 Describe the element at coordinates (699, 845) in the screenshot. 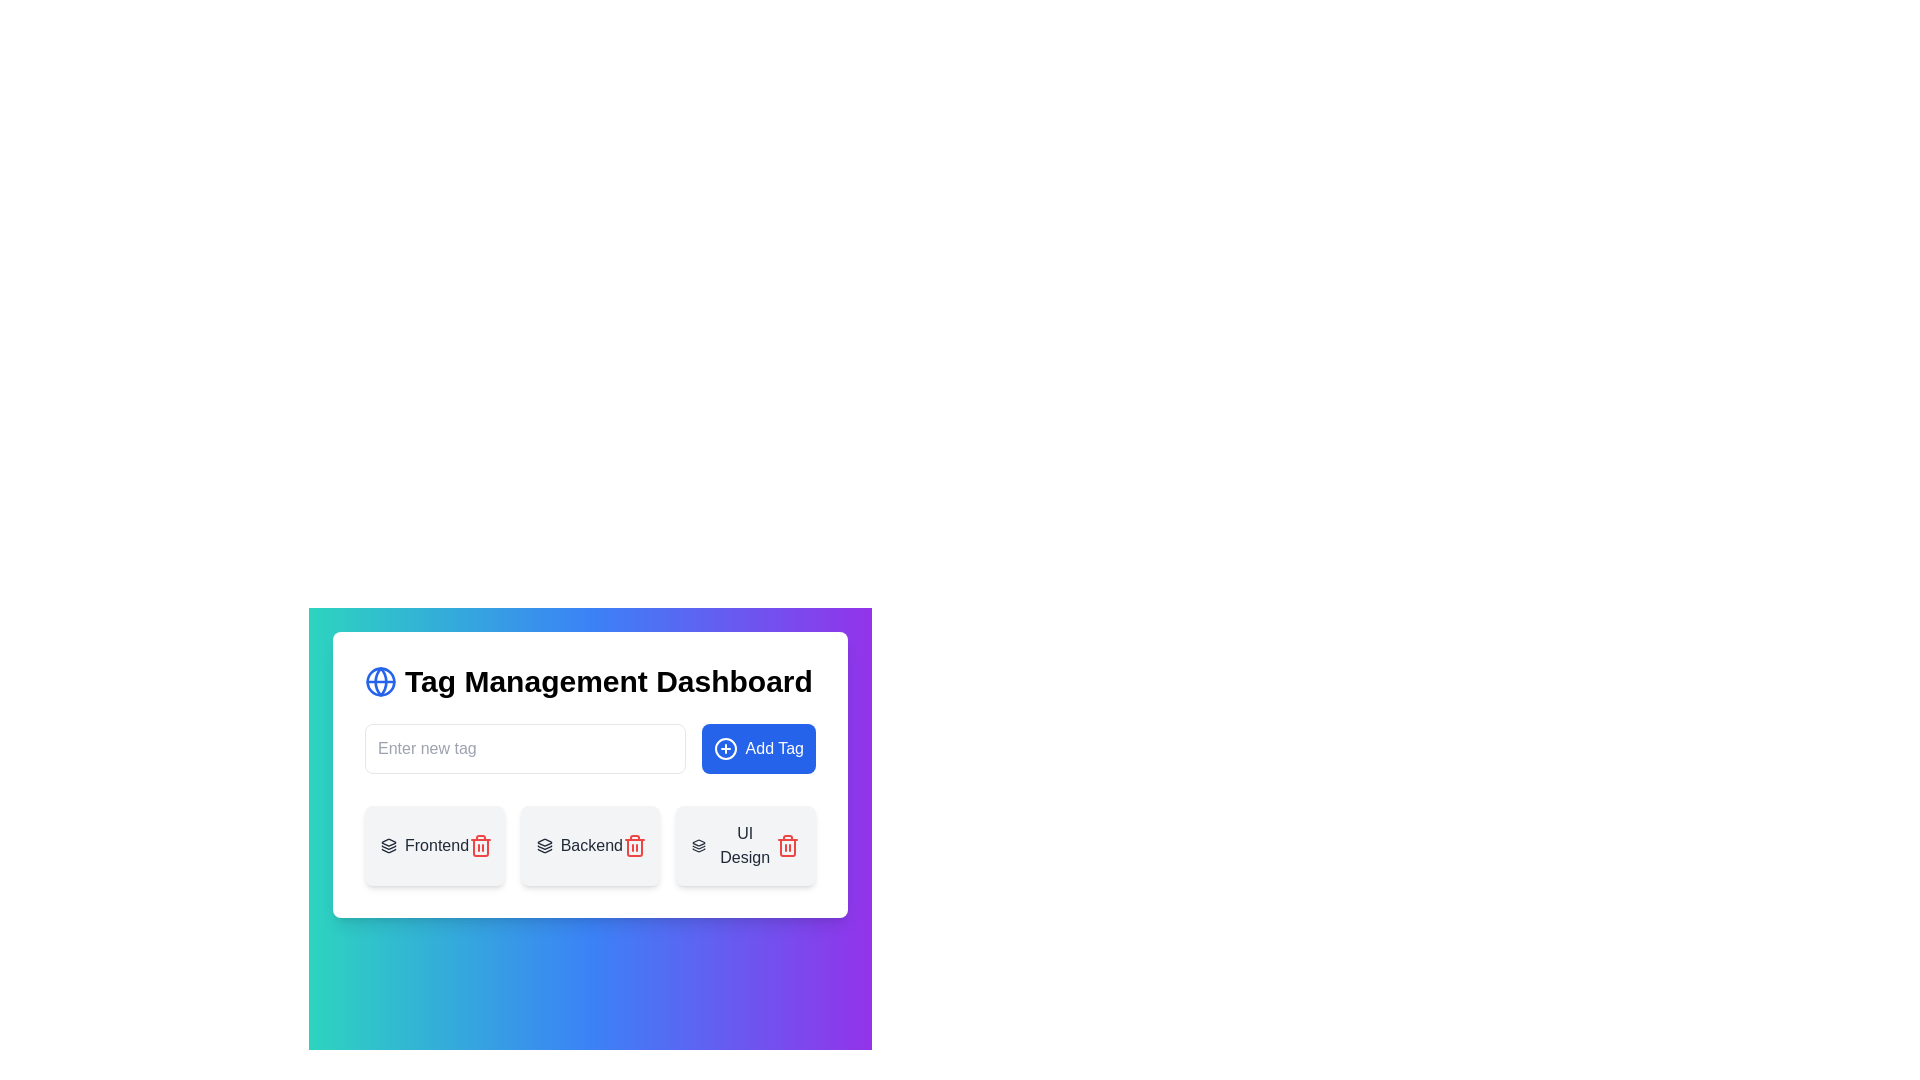

I see `the icon representing the 'UI Design' tag, which is located in the bottom-right section of the interface, adjacent to the text label 'UI Design.'` at that location.